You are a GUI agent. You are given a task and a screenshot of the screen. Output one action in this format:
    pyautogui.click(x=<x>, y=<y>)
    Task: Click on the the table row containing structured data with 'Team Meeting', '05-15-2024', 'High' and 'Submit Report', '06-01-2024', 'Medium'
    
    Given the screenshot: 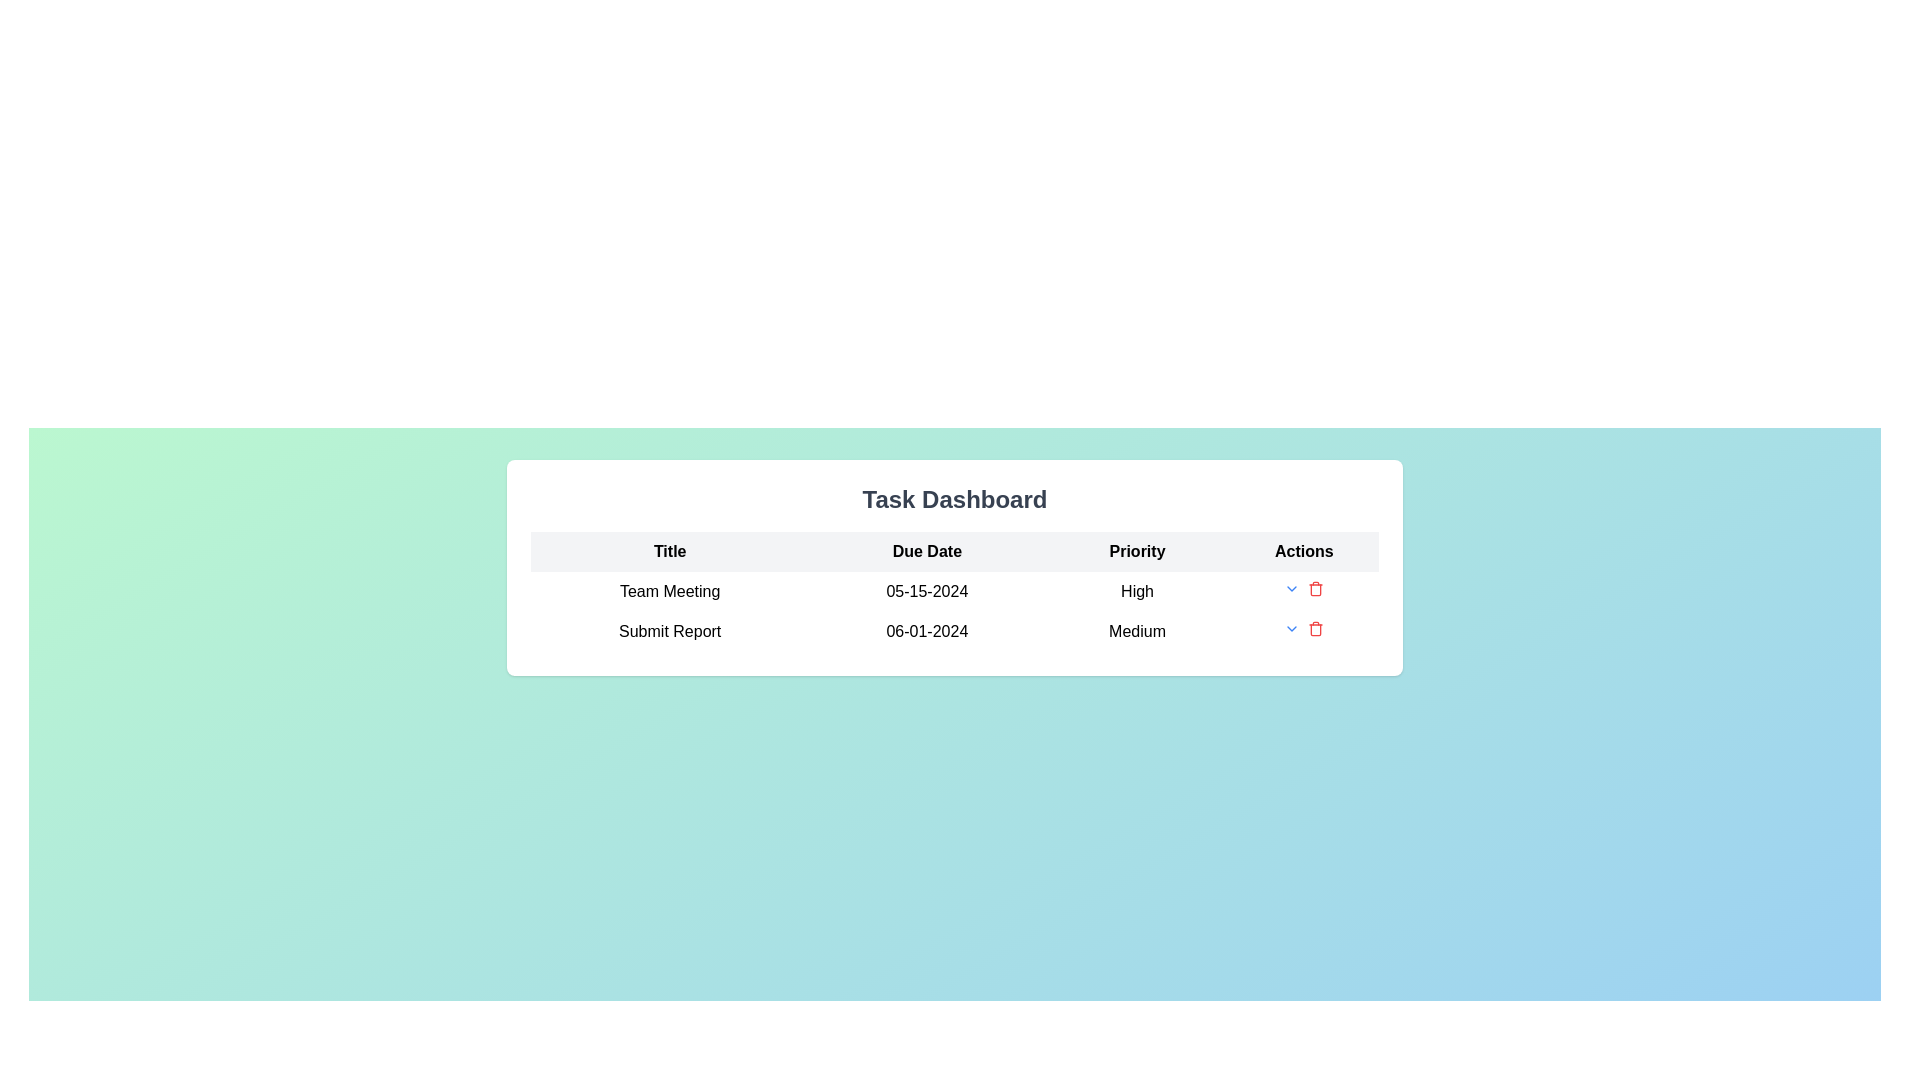 What is the action you would take?
    pyautogui.click(x=954, y=611)
    